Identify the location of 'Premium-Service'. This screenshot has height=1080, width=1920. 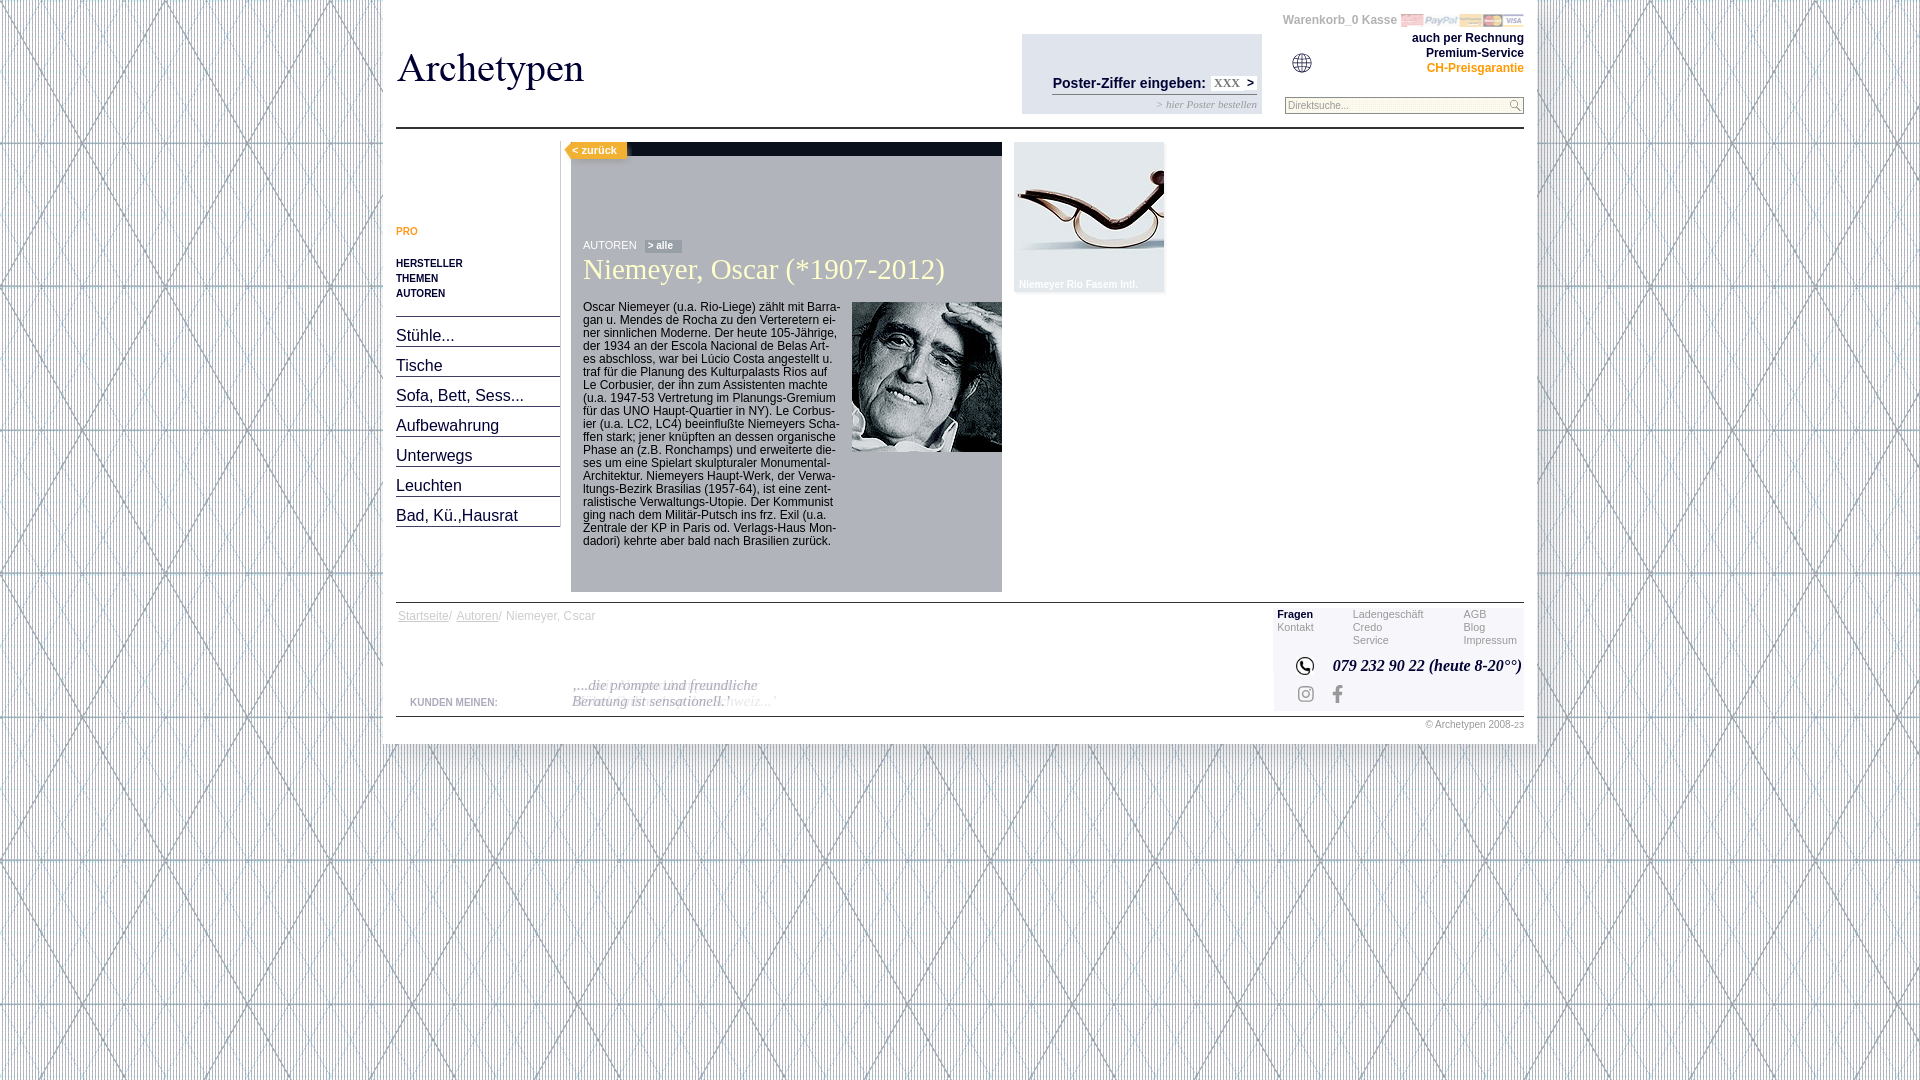
(1424, 52).